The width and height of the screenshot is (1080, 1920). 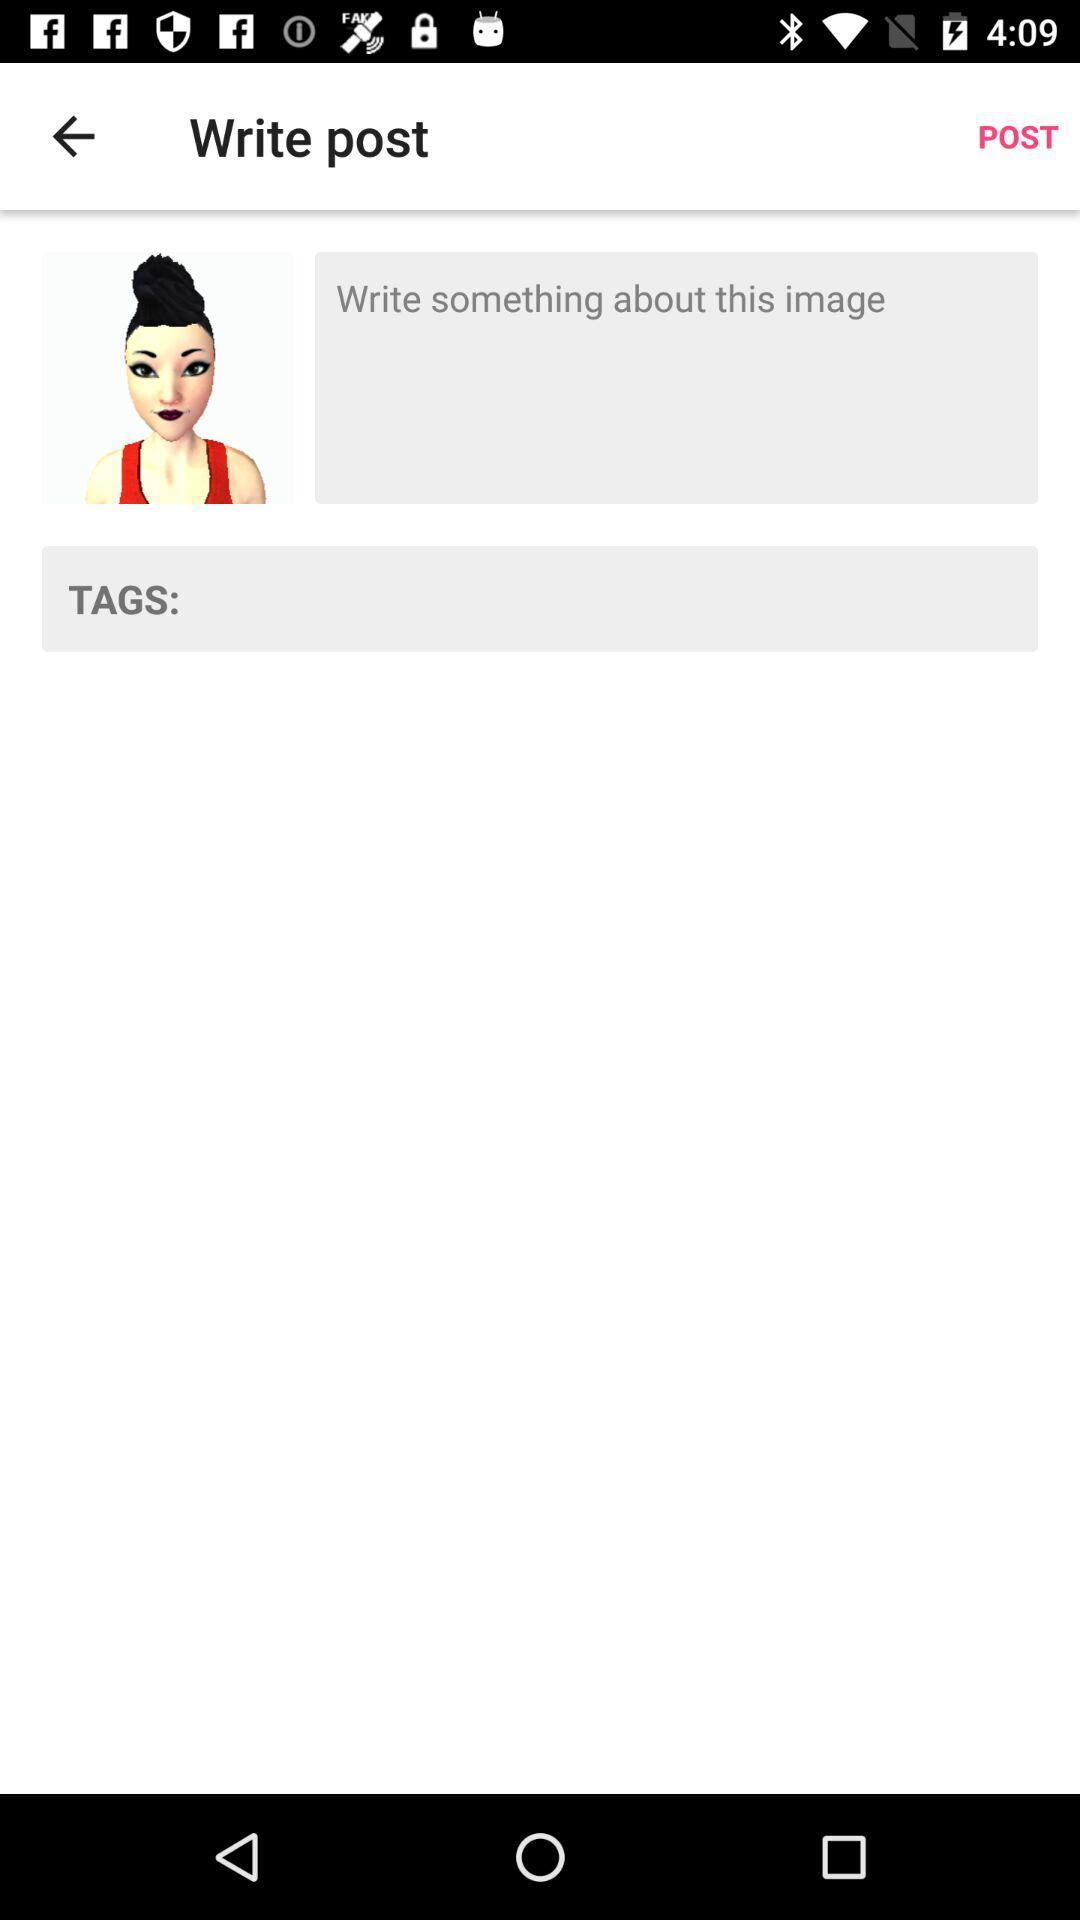 What do you see at coordinates (72, 135) in the screenshot?
I see `item to the left of write post` at bounding box center [72, 135].